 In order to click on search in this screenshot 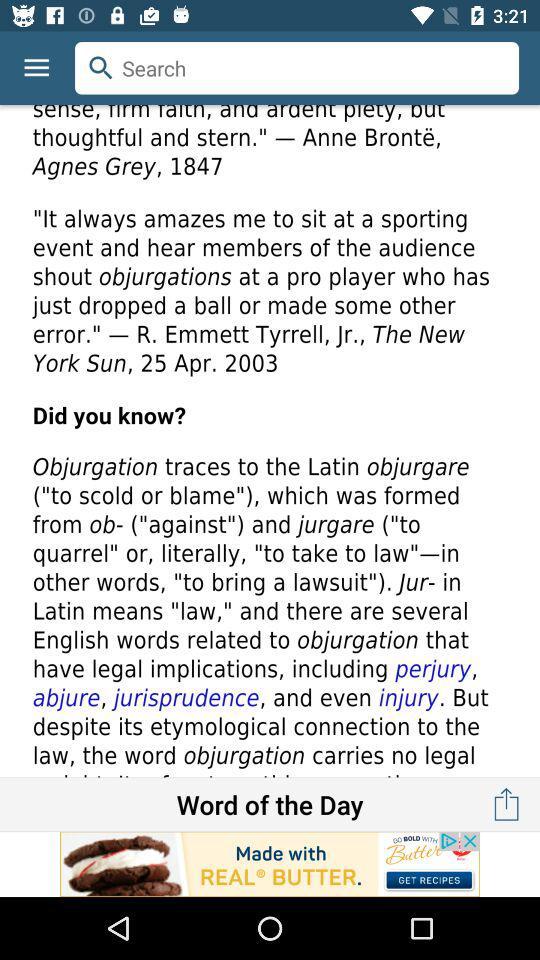, I will do `click(296, 68)`.